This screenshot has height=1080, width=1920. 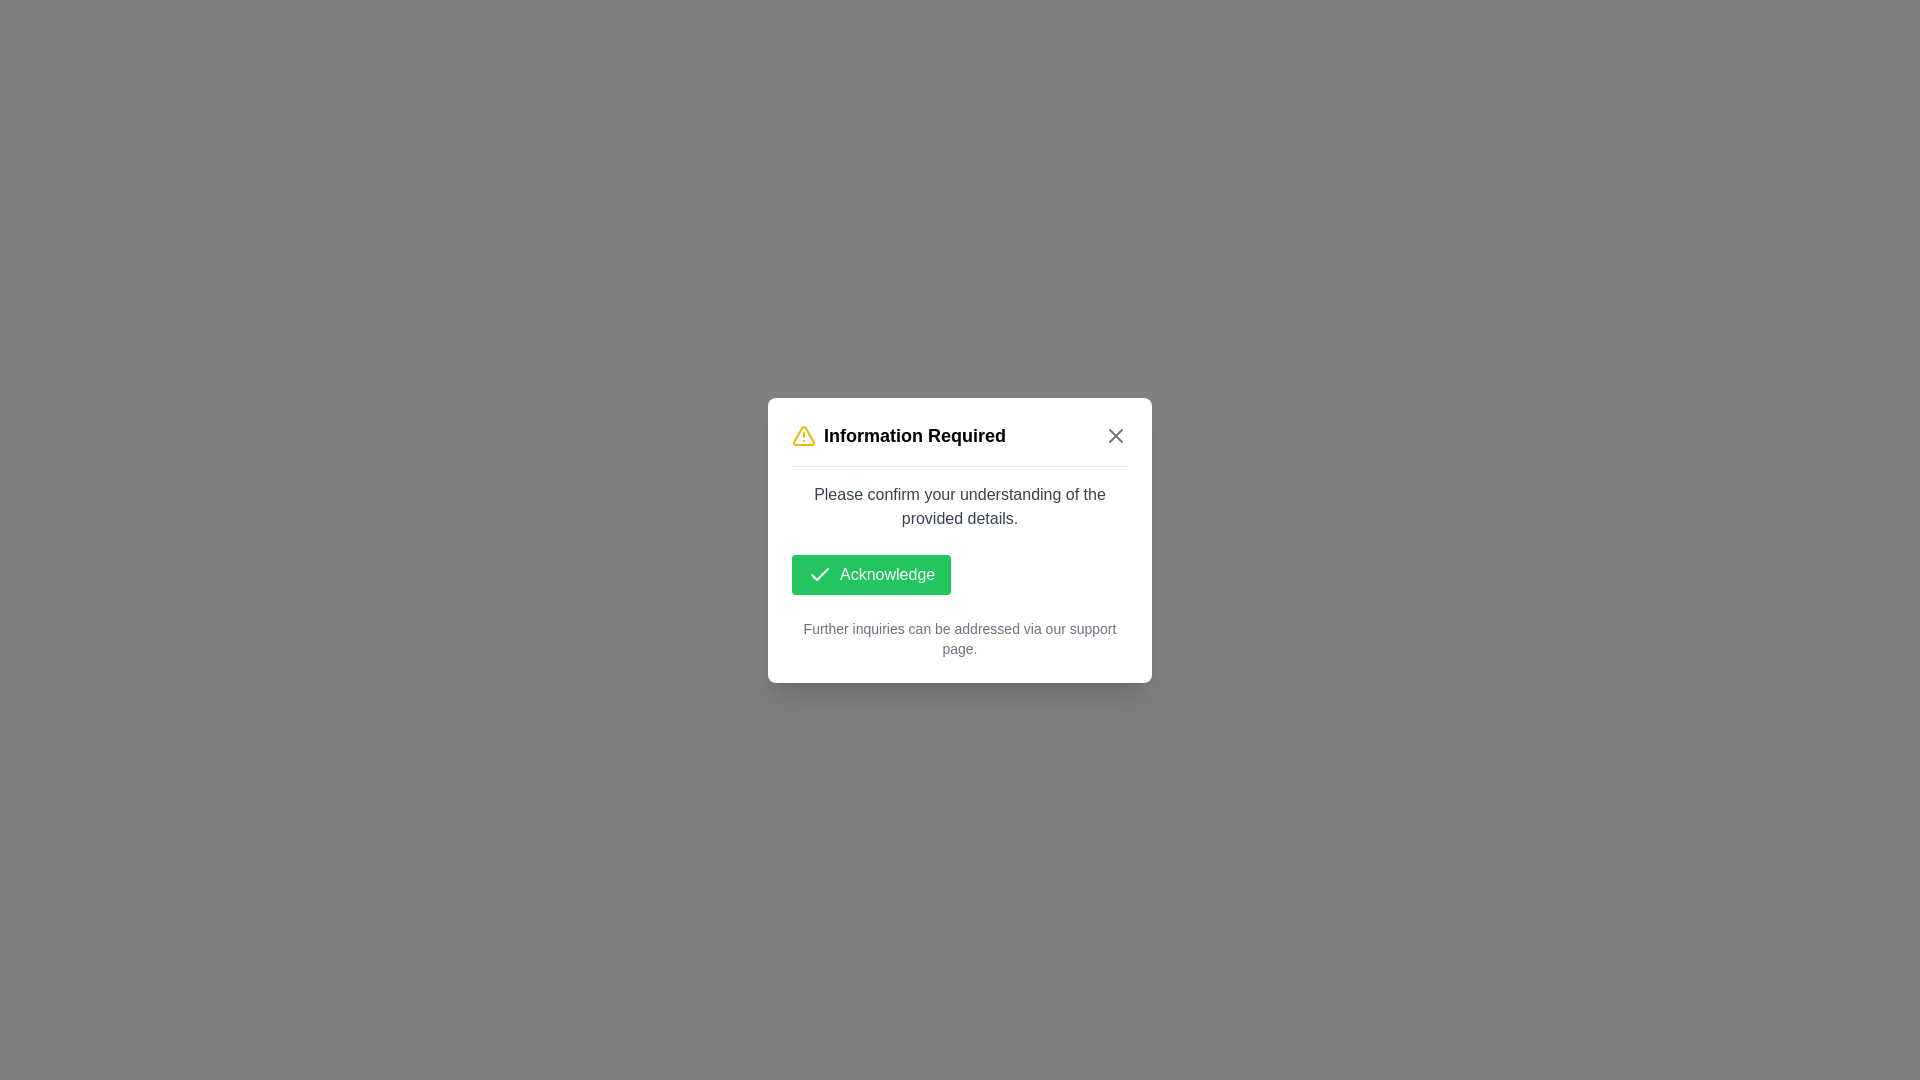 I want to click on the title and icon of the dialog to inspect their details, so click(x=804, y=434).